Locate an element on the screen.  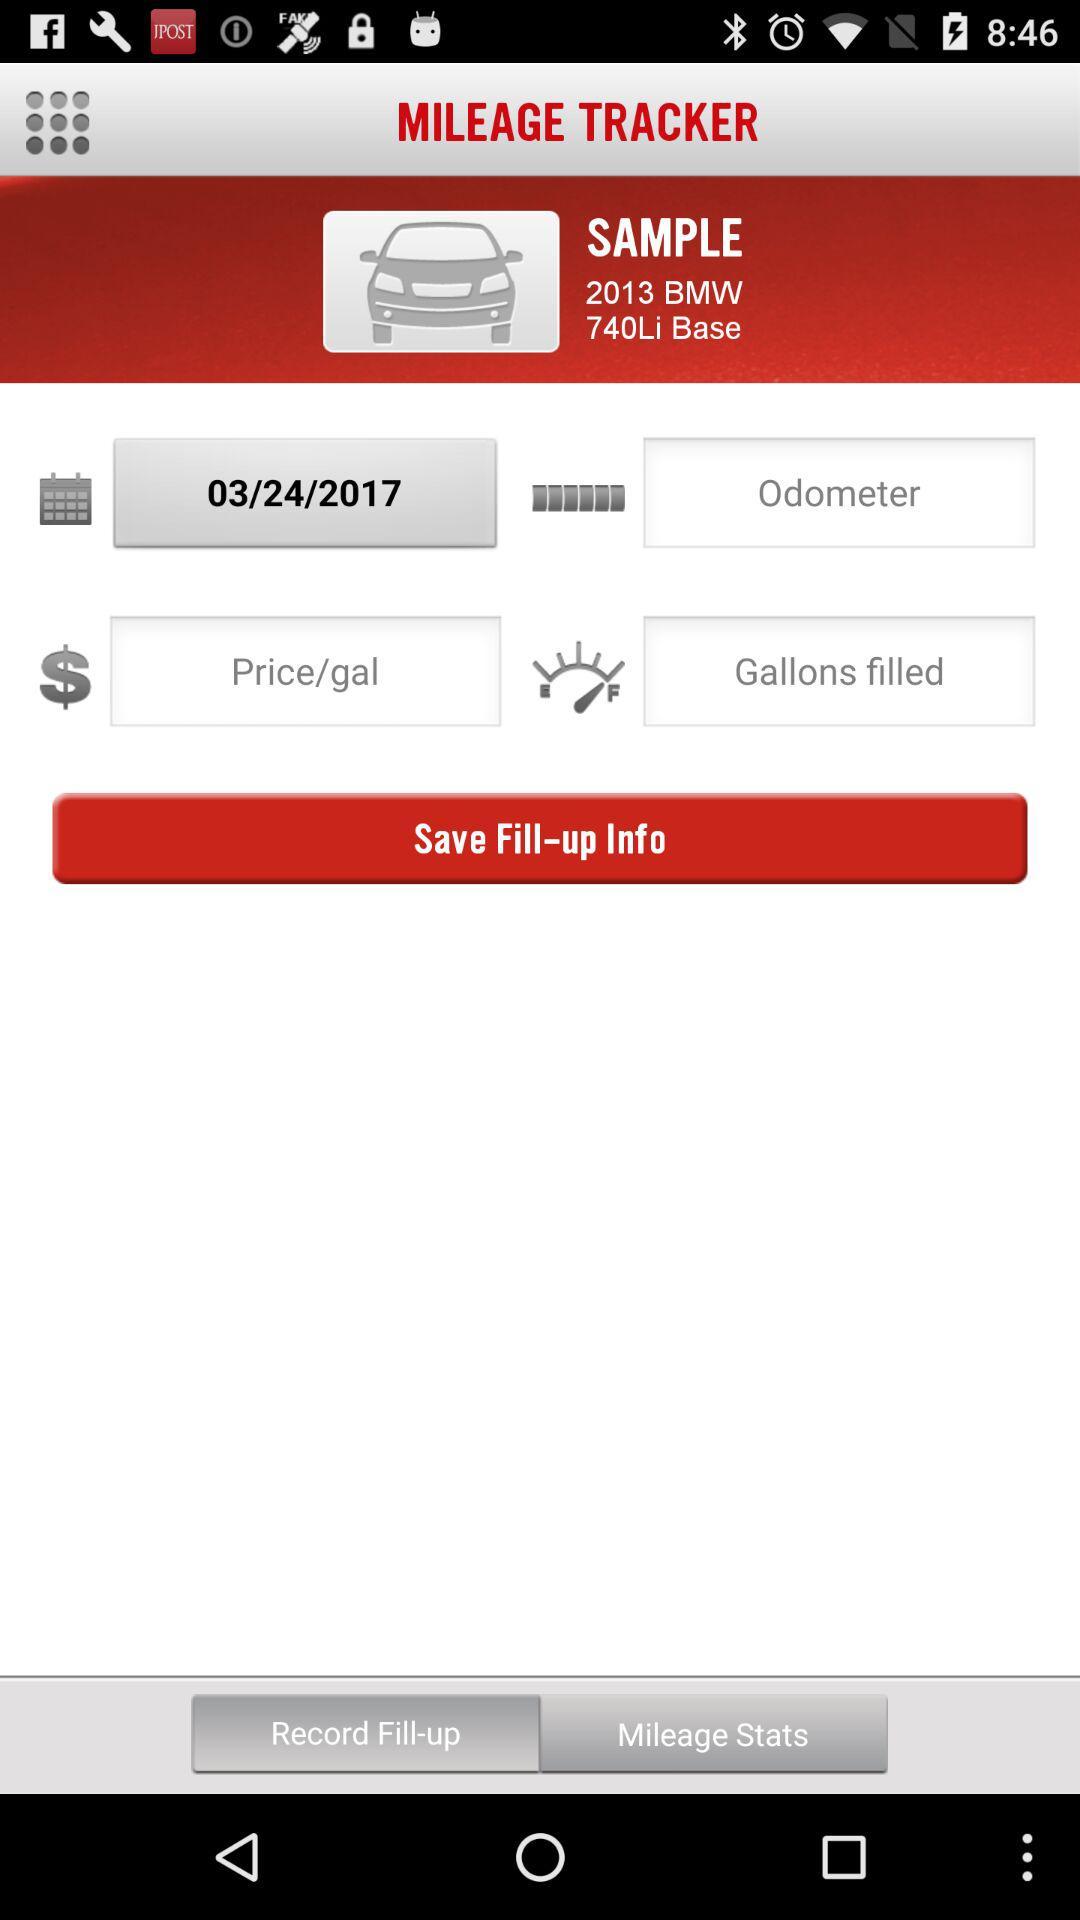
price is located at coordinates (305, 677).